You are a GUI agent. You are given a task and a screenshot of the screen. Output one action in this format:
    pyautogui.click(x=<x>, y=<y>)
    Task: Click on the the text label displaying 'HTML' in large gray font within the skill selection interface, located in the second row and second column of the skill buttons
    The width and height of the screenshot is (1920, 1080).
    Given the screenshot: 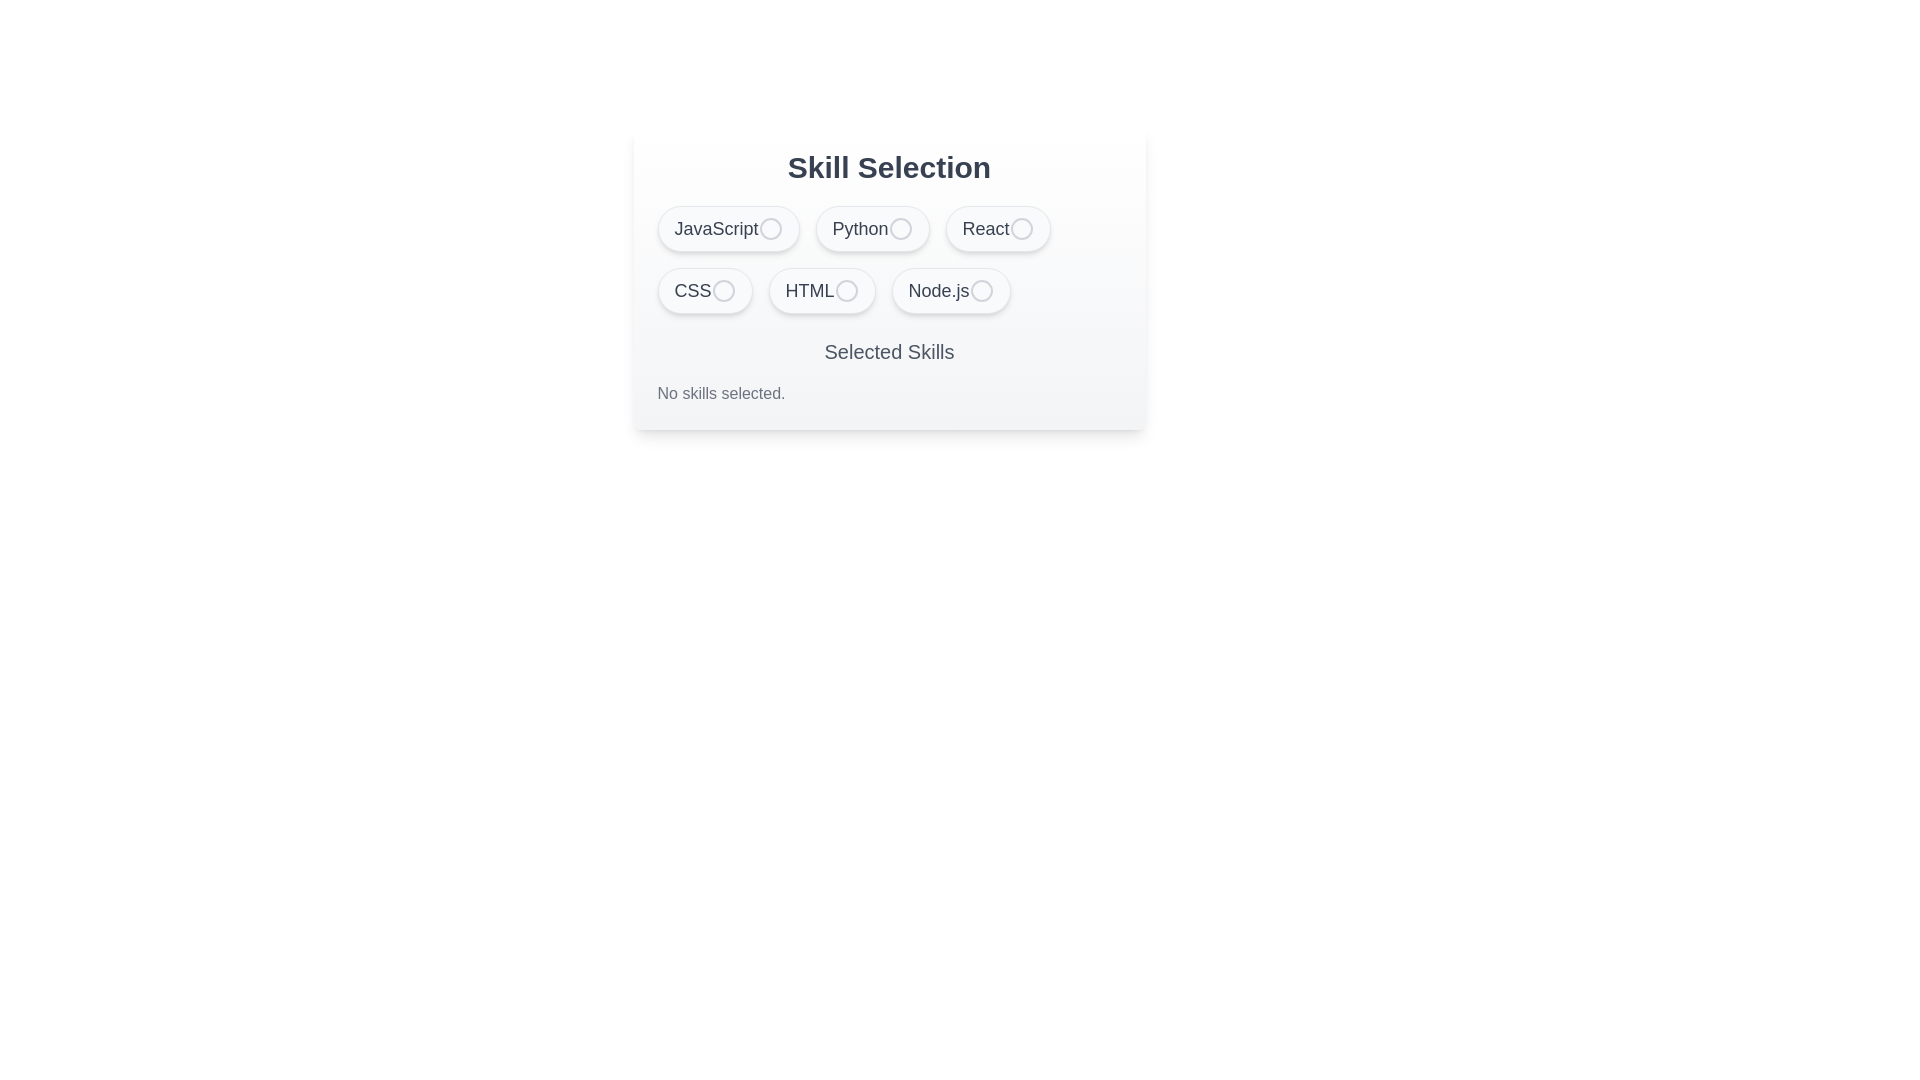 What is the action you would take?
    pyautogui.click(x=810, y=290)
    